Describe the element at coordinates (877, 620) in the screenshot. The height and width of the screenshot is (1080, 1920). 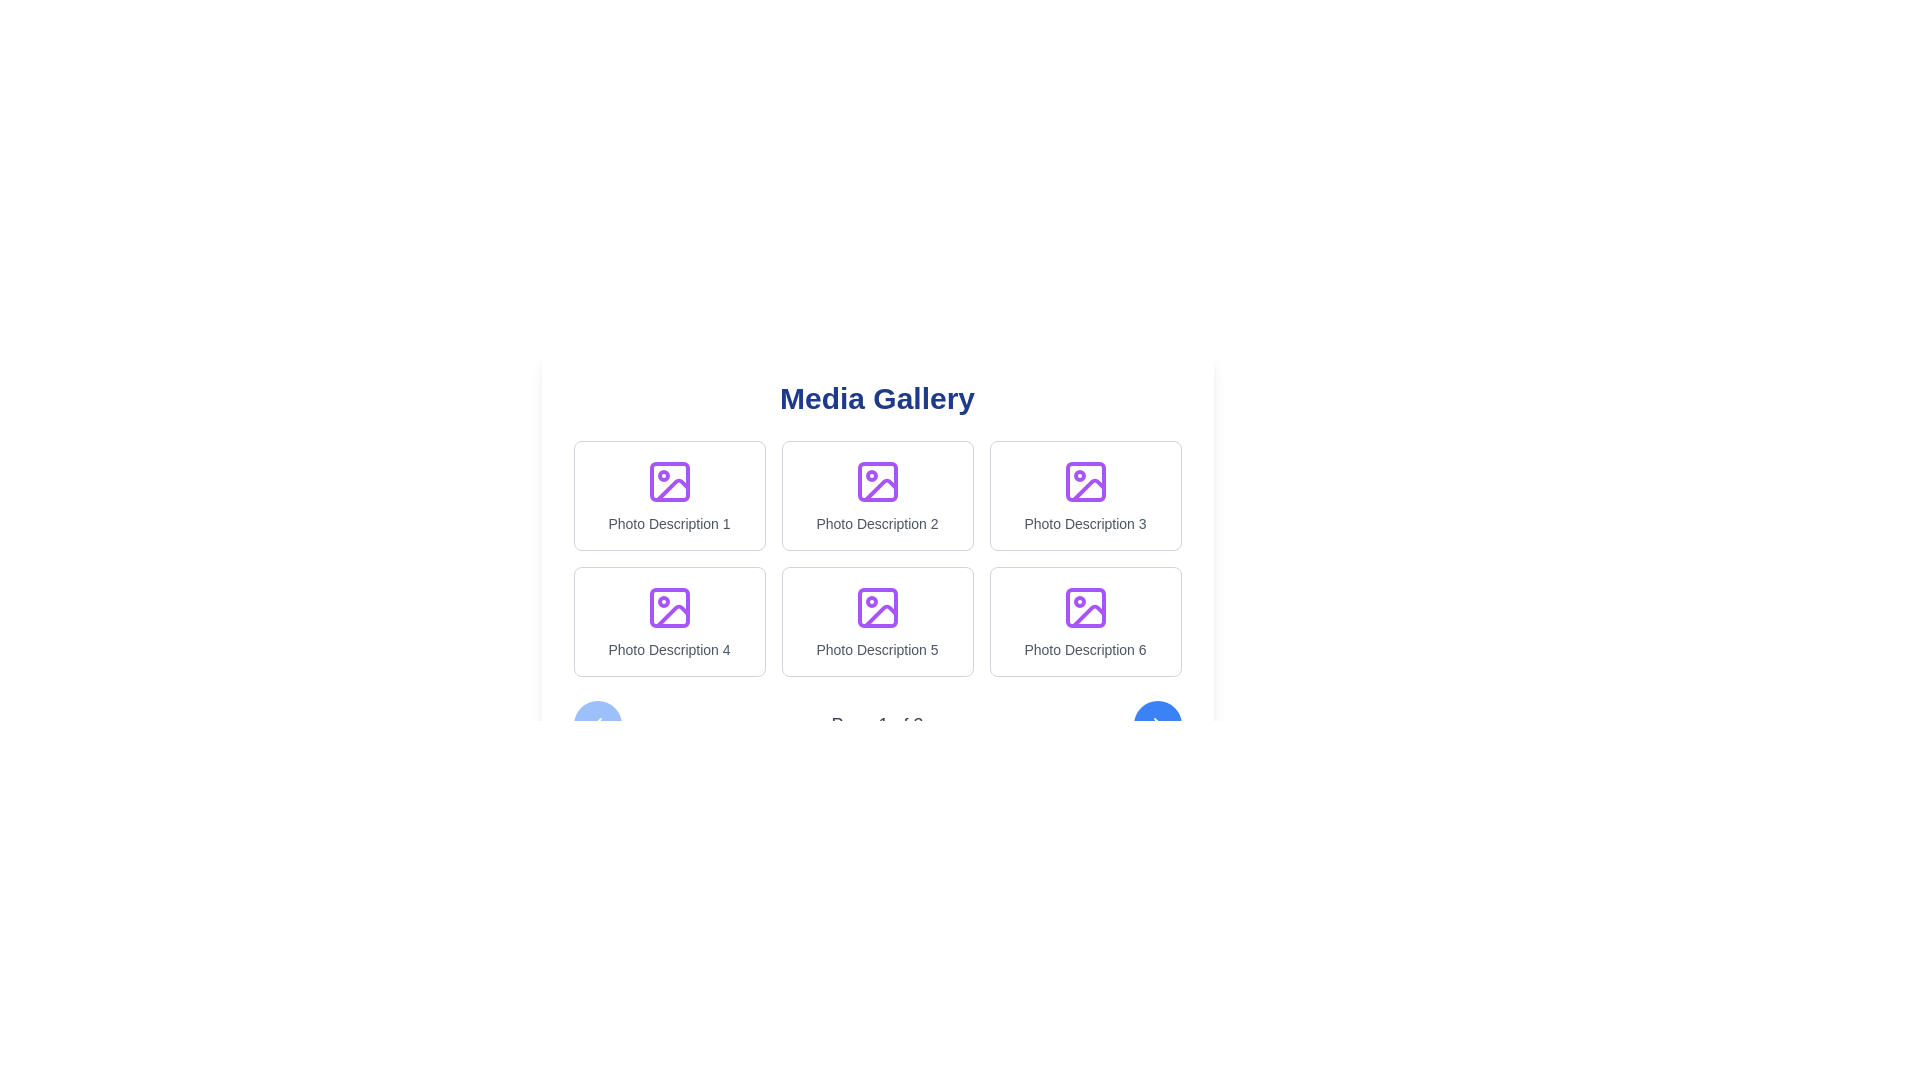
I see `the card component with a white background and gray border that contains the purple icon and the text 'Photo Description 5' in the second column of the second row` at that location.